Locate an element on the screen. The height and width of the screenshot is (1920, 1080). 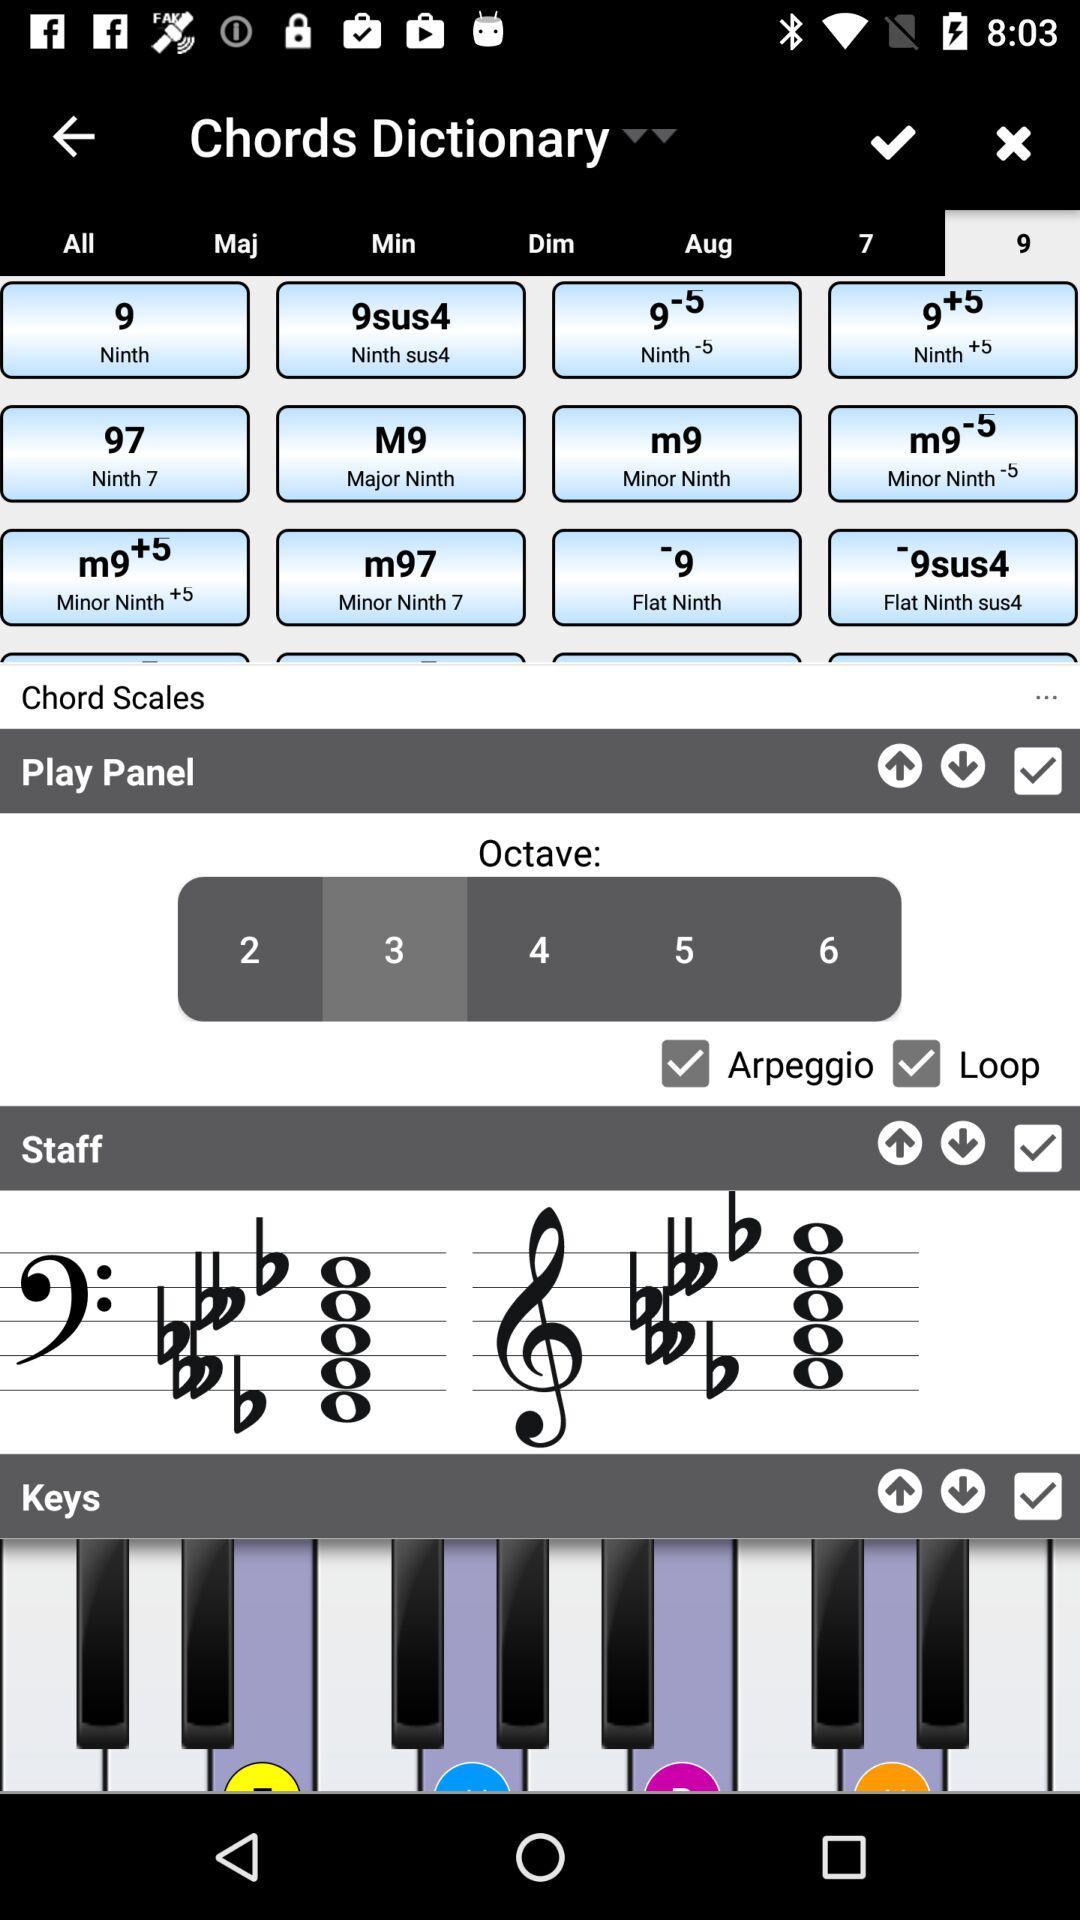
downarrow is located at coordinates (963, 1485).